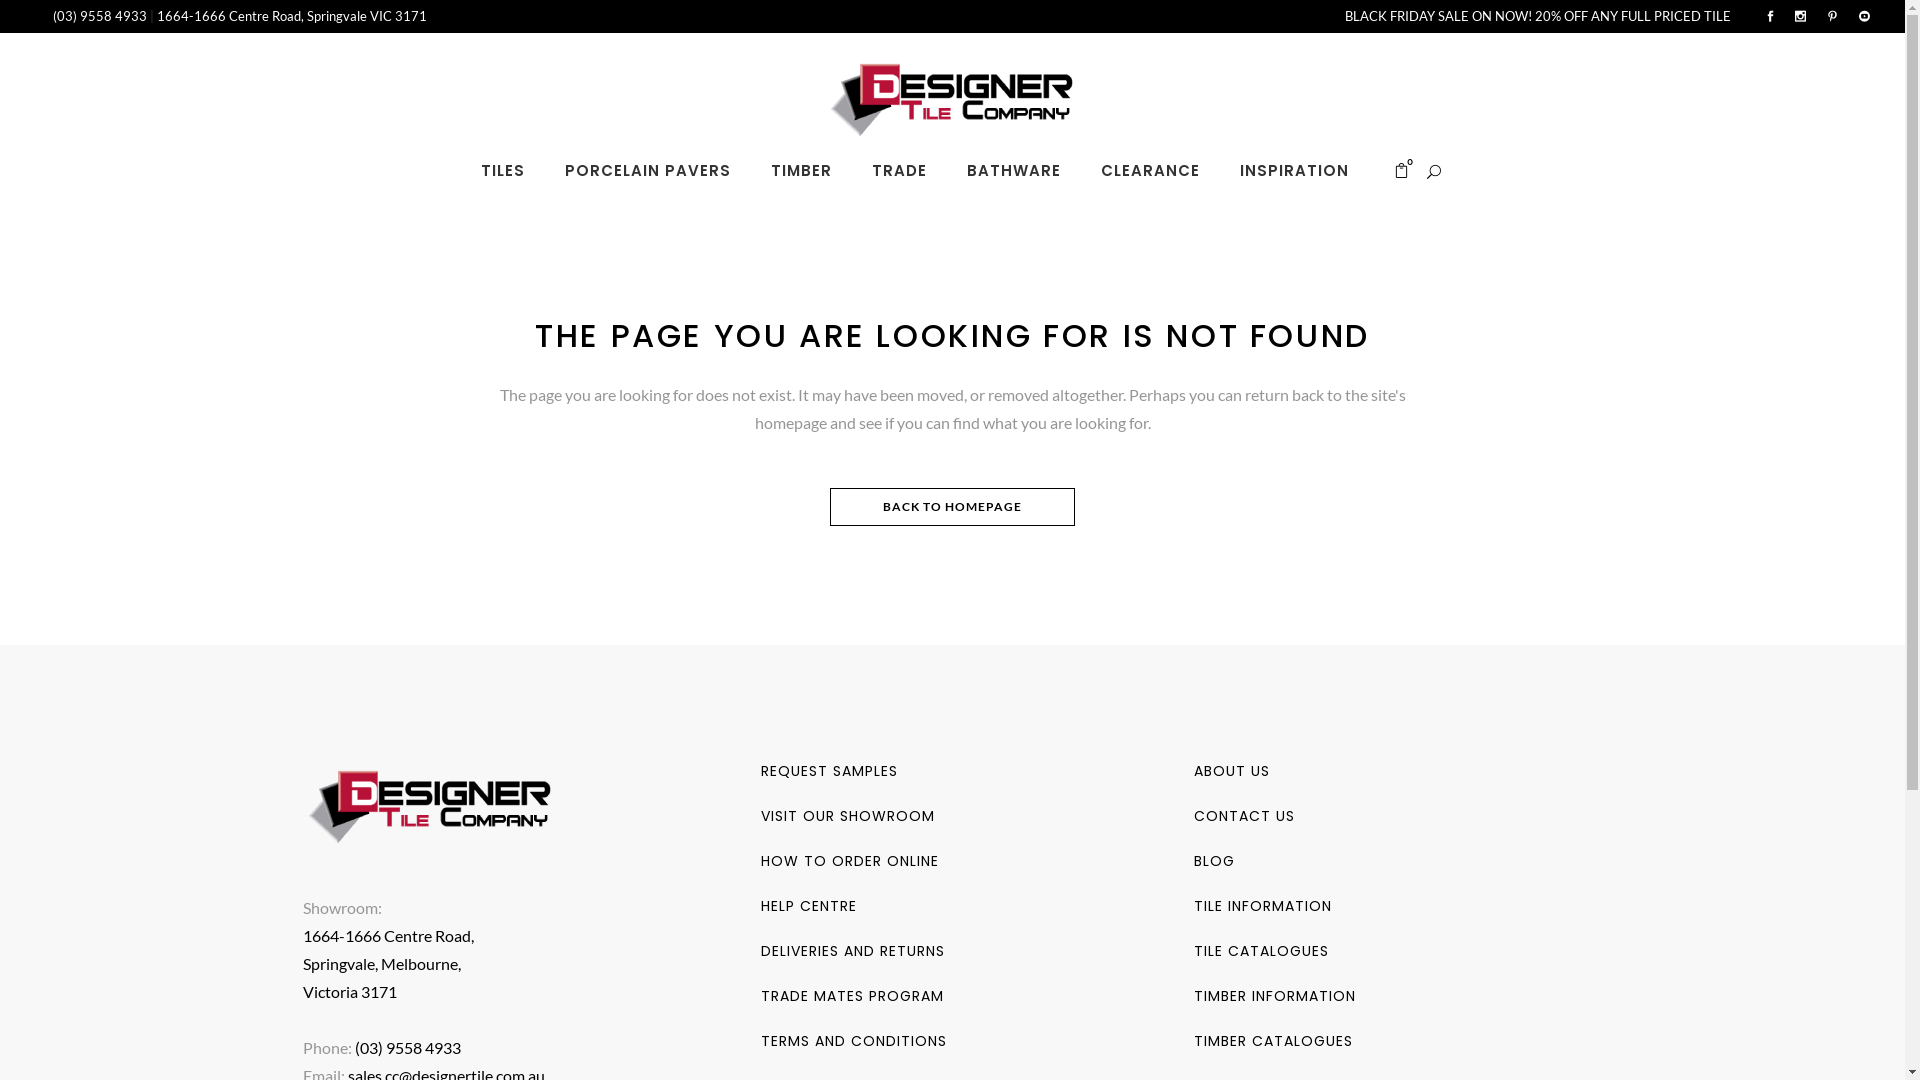 The width and height of the screenshot is (1920, 1080). I want to click on 'TIMBER', so click(749, 169).